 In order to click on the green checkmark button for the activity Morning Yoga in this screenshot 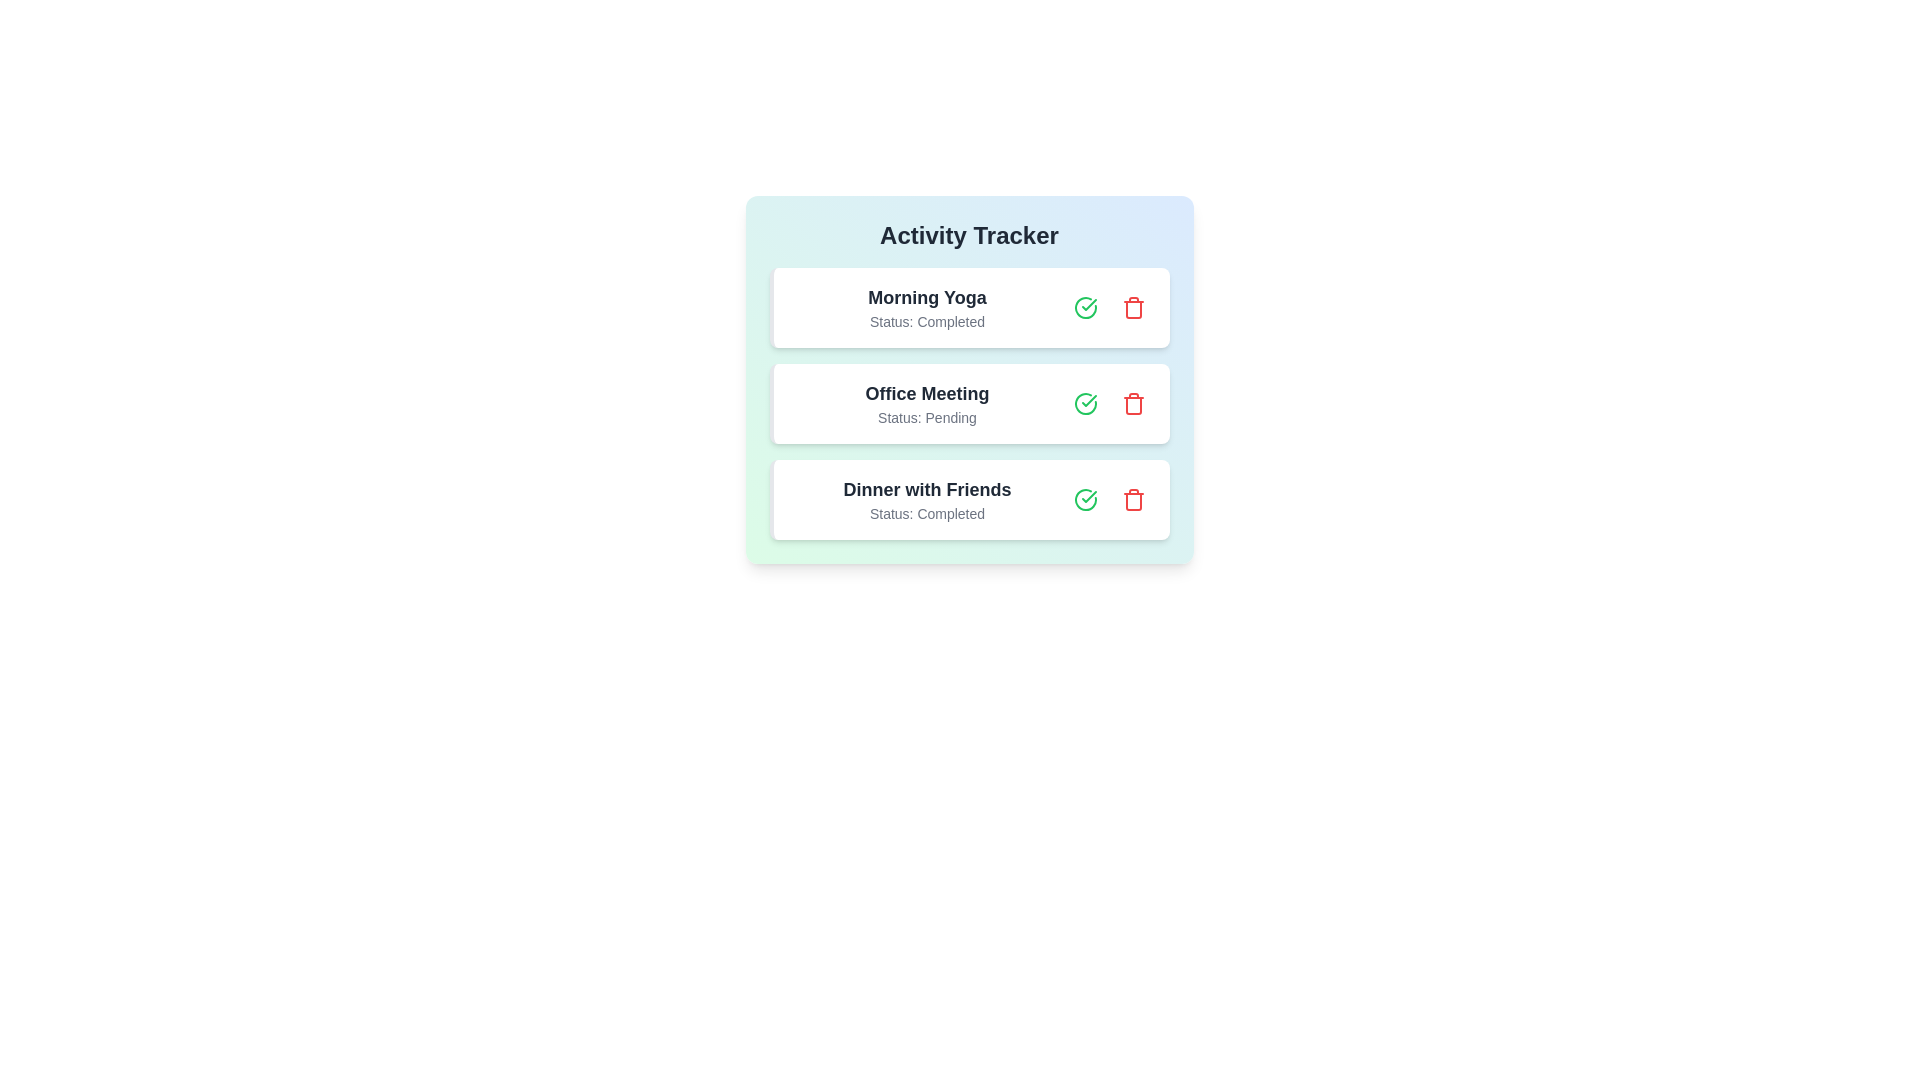, I will do `click(1084, 308)`.